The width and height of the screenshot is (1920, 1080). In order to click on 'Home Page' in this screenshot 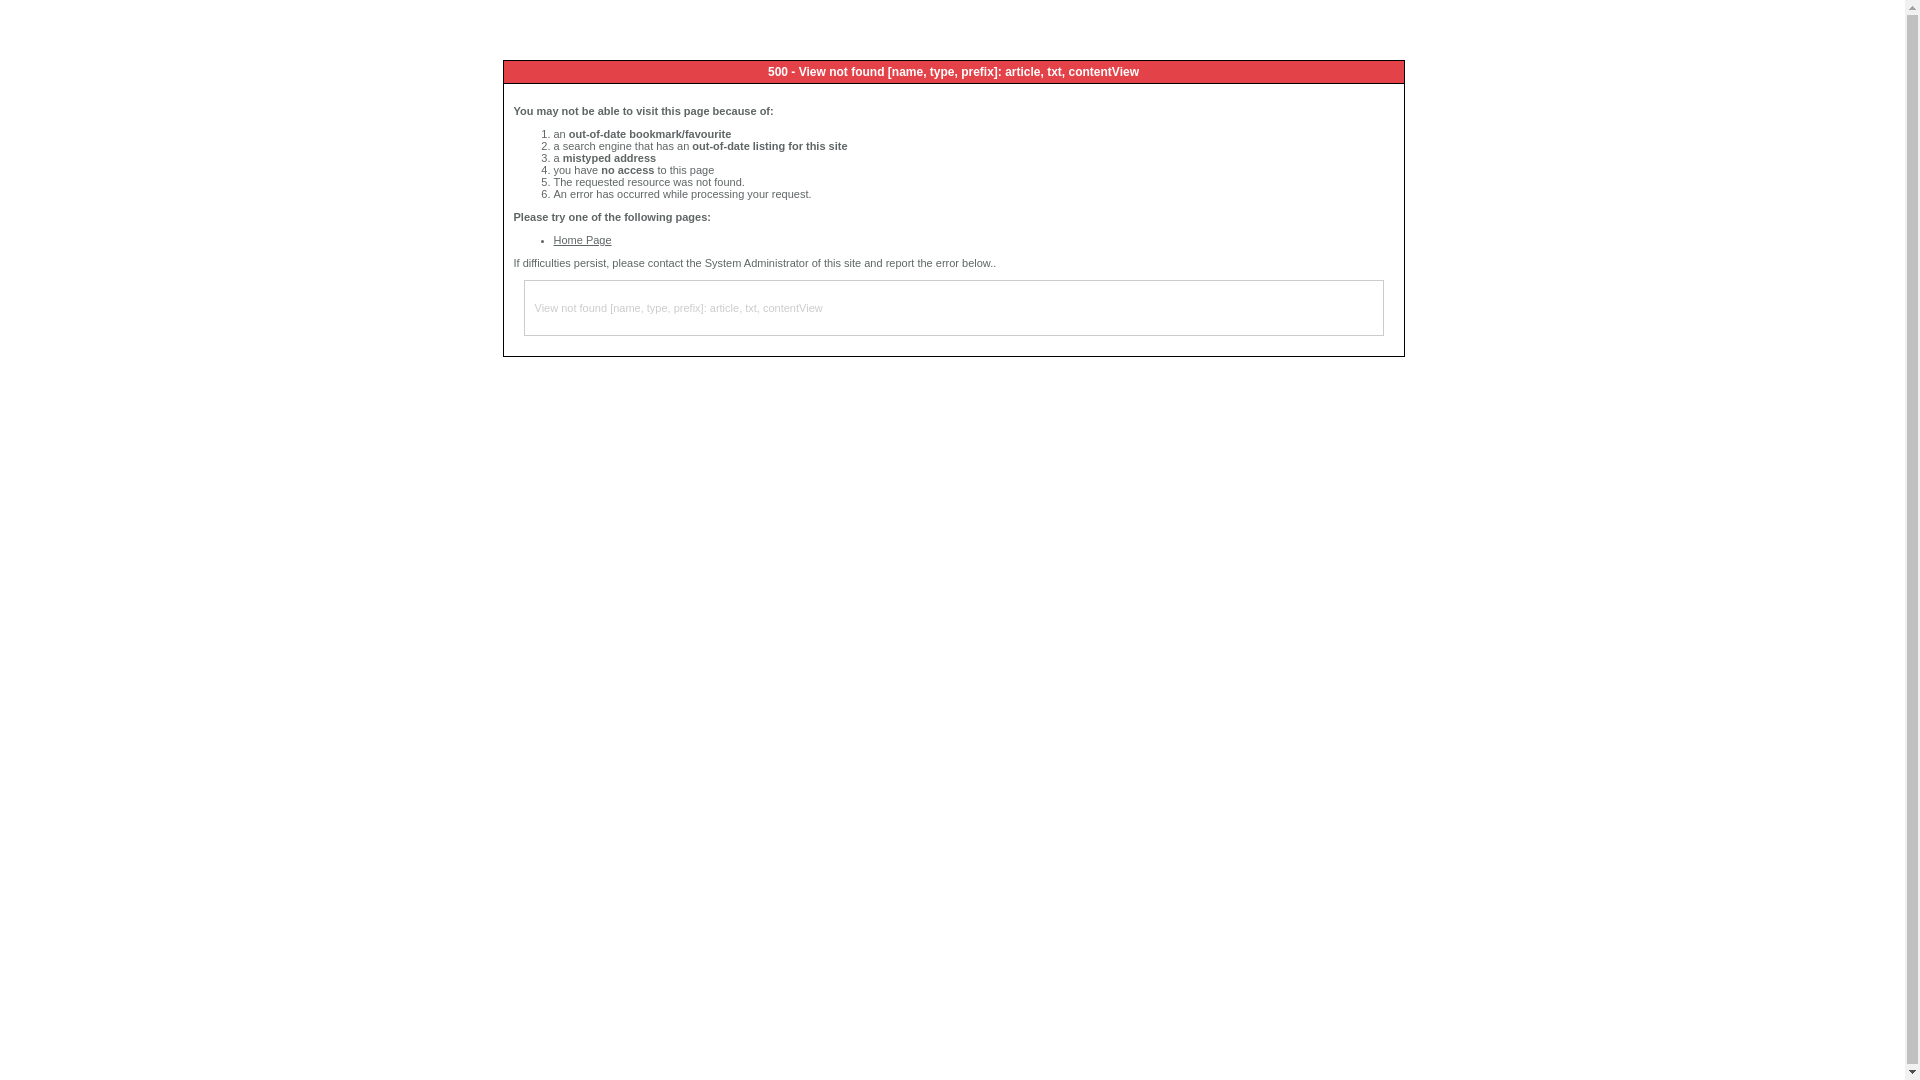, I will do `click(581, 238)`.